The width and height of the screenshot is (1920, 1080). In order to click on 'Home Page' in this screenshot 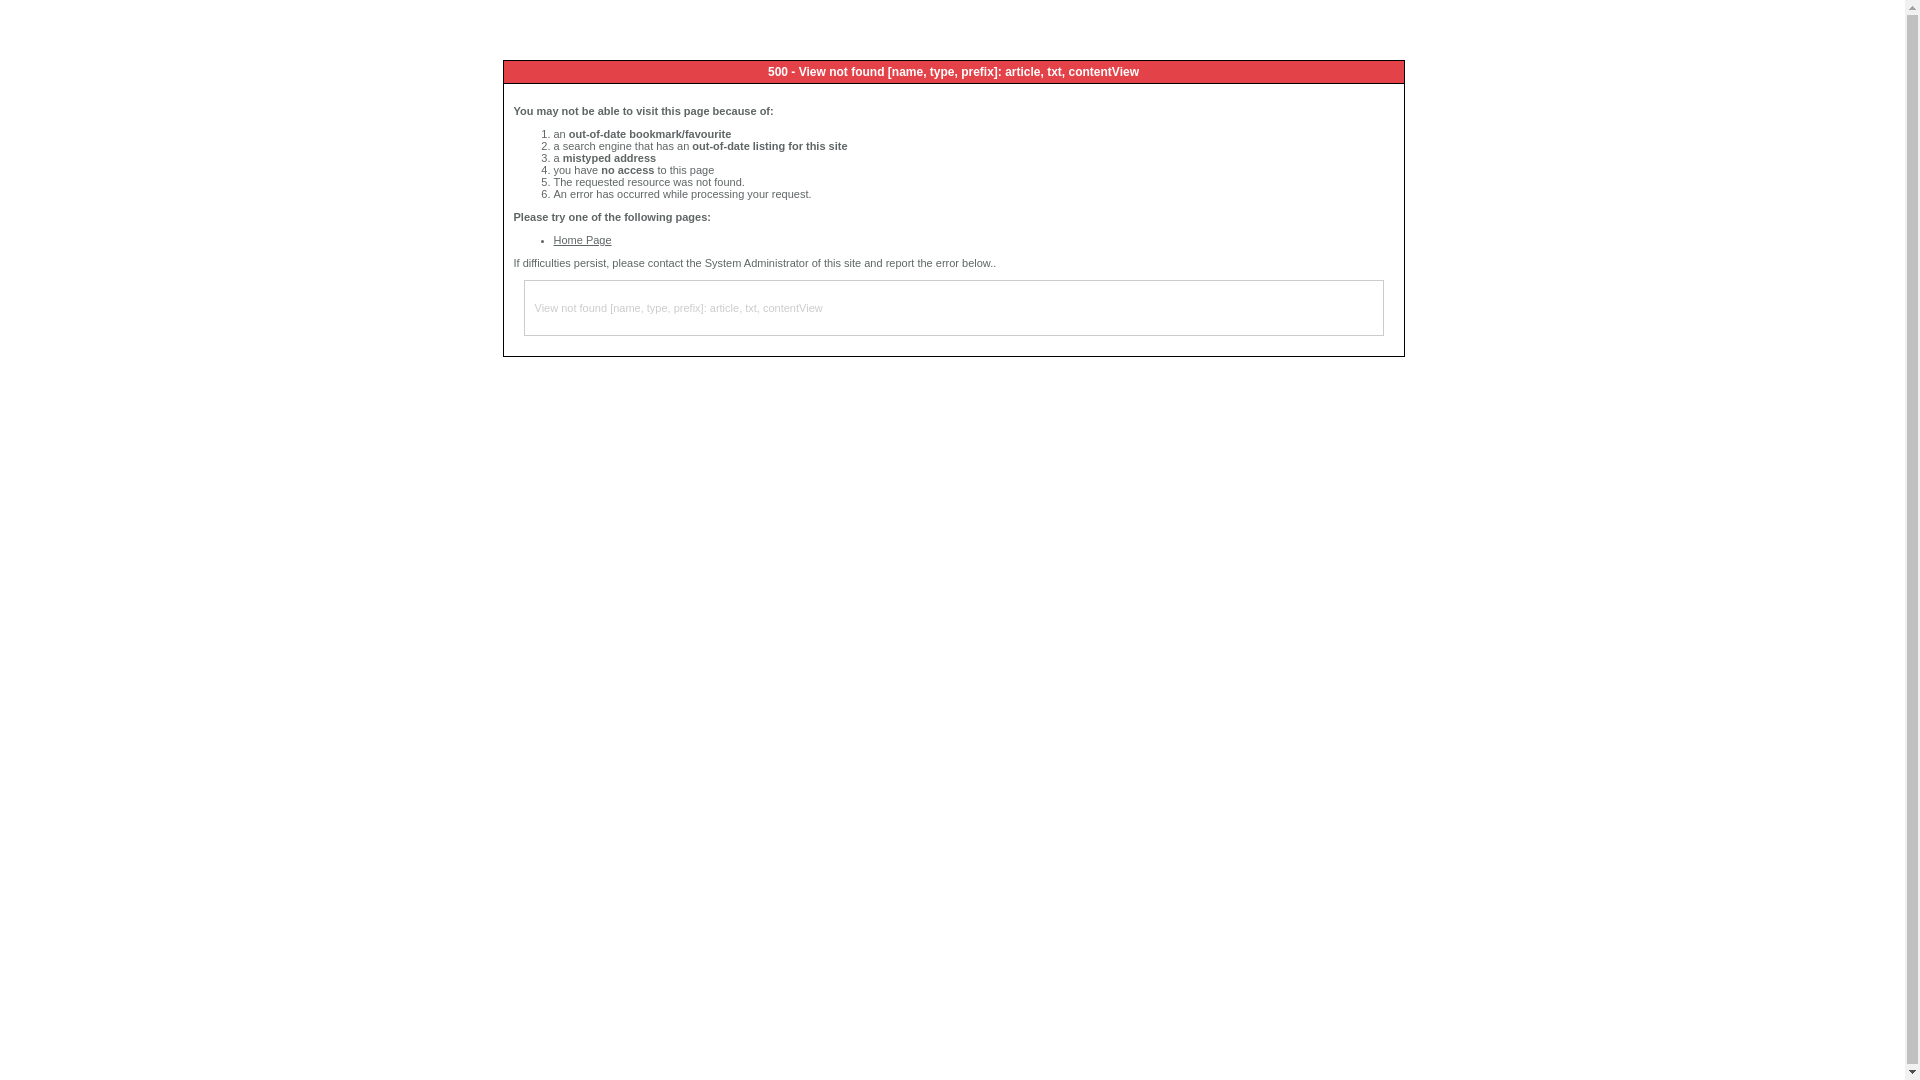, I will do `click(581, 238)`.